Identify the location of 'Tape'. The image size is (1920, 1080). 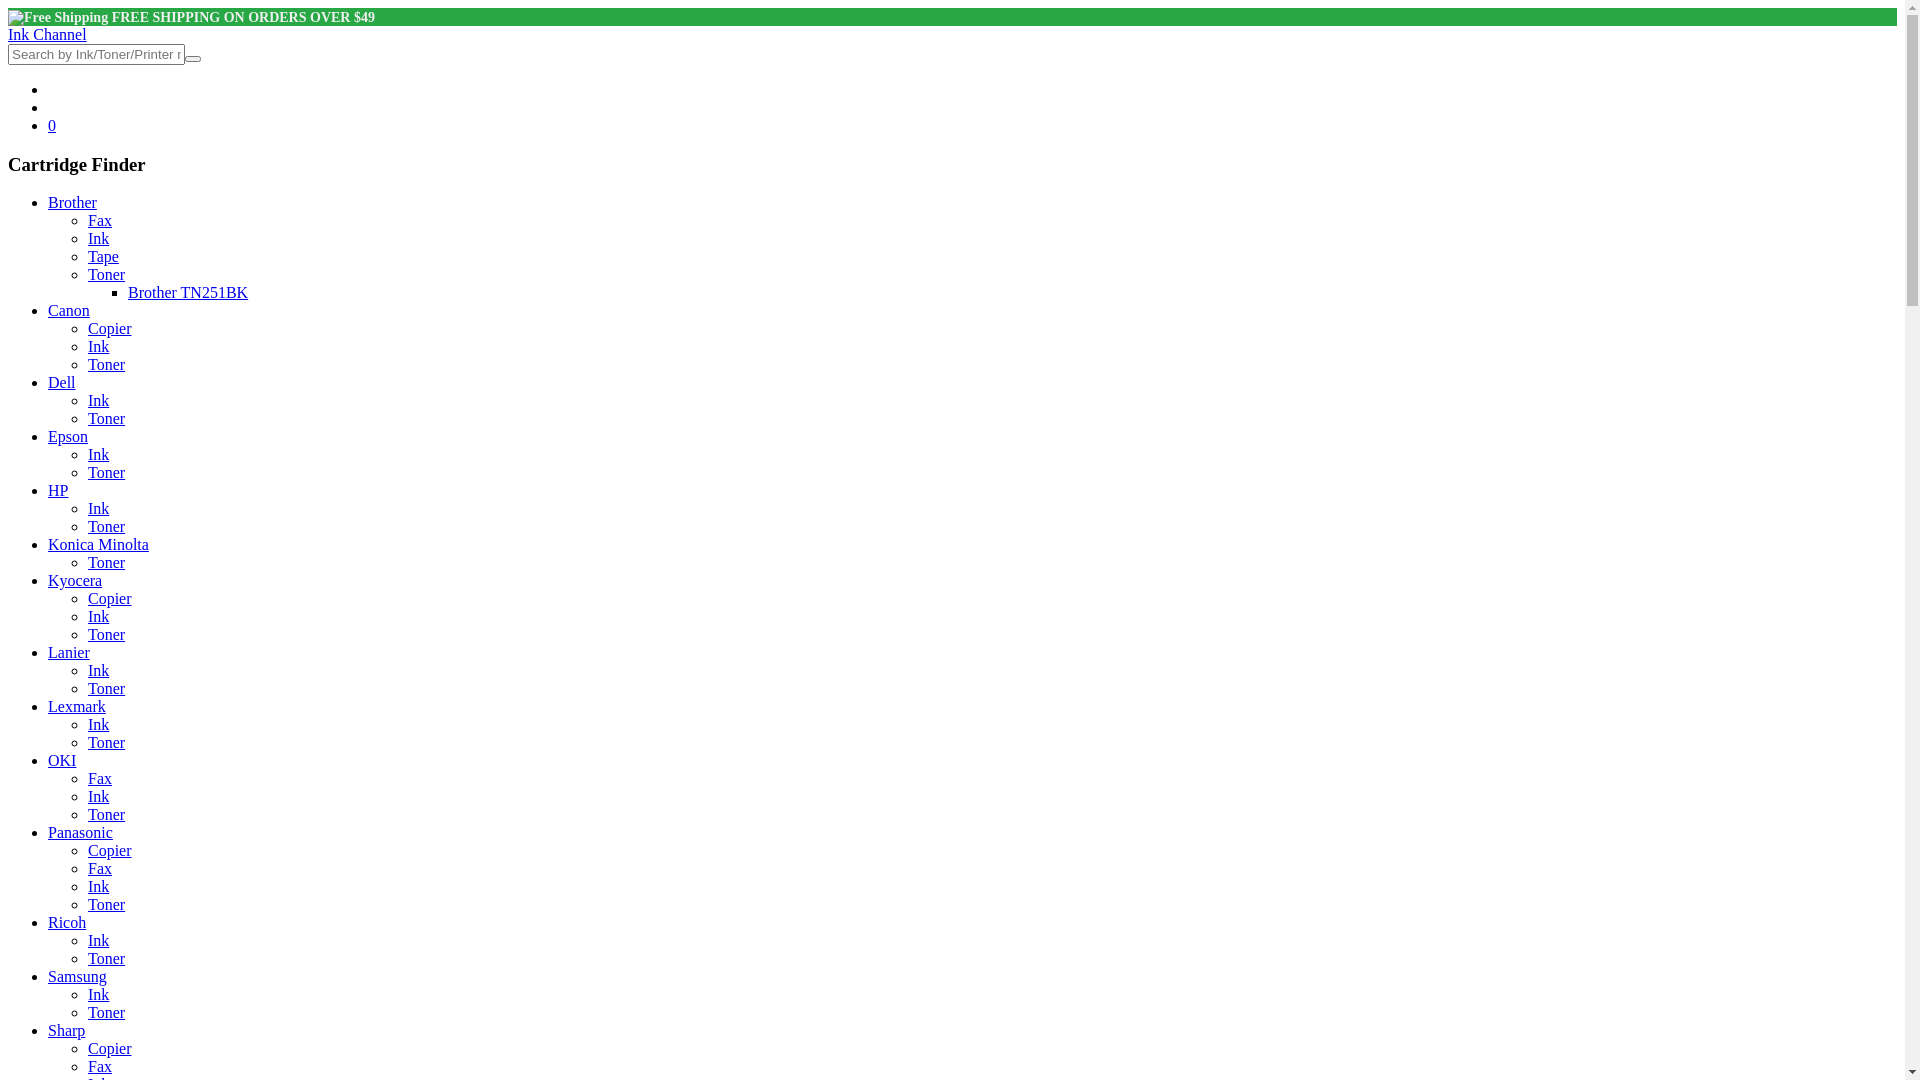
(86, 255).